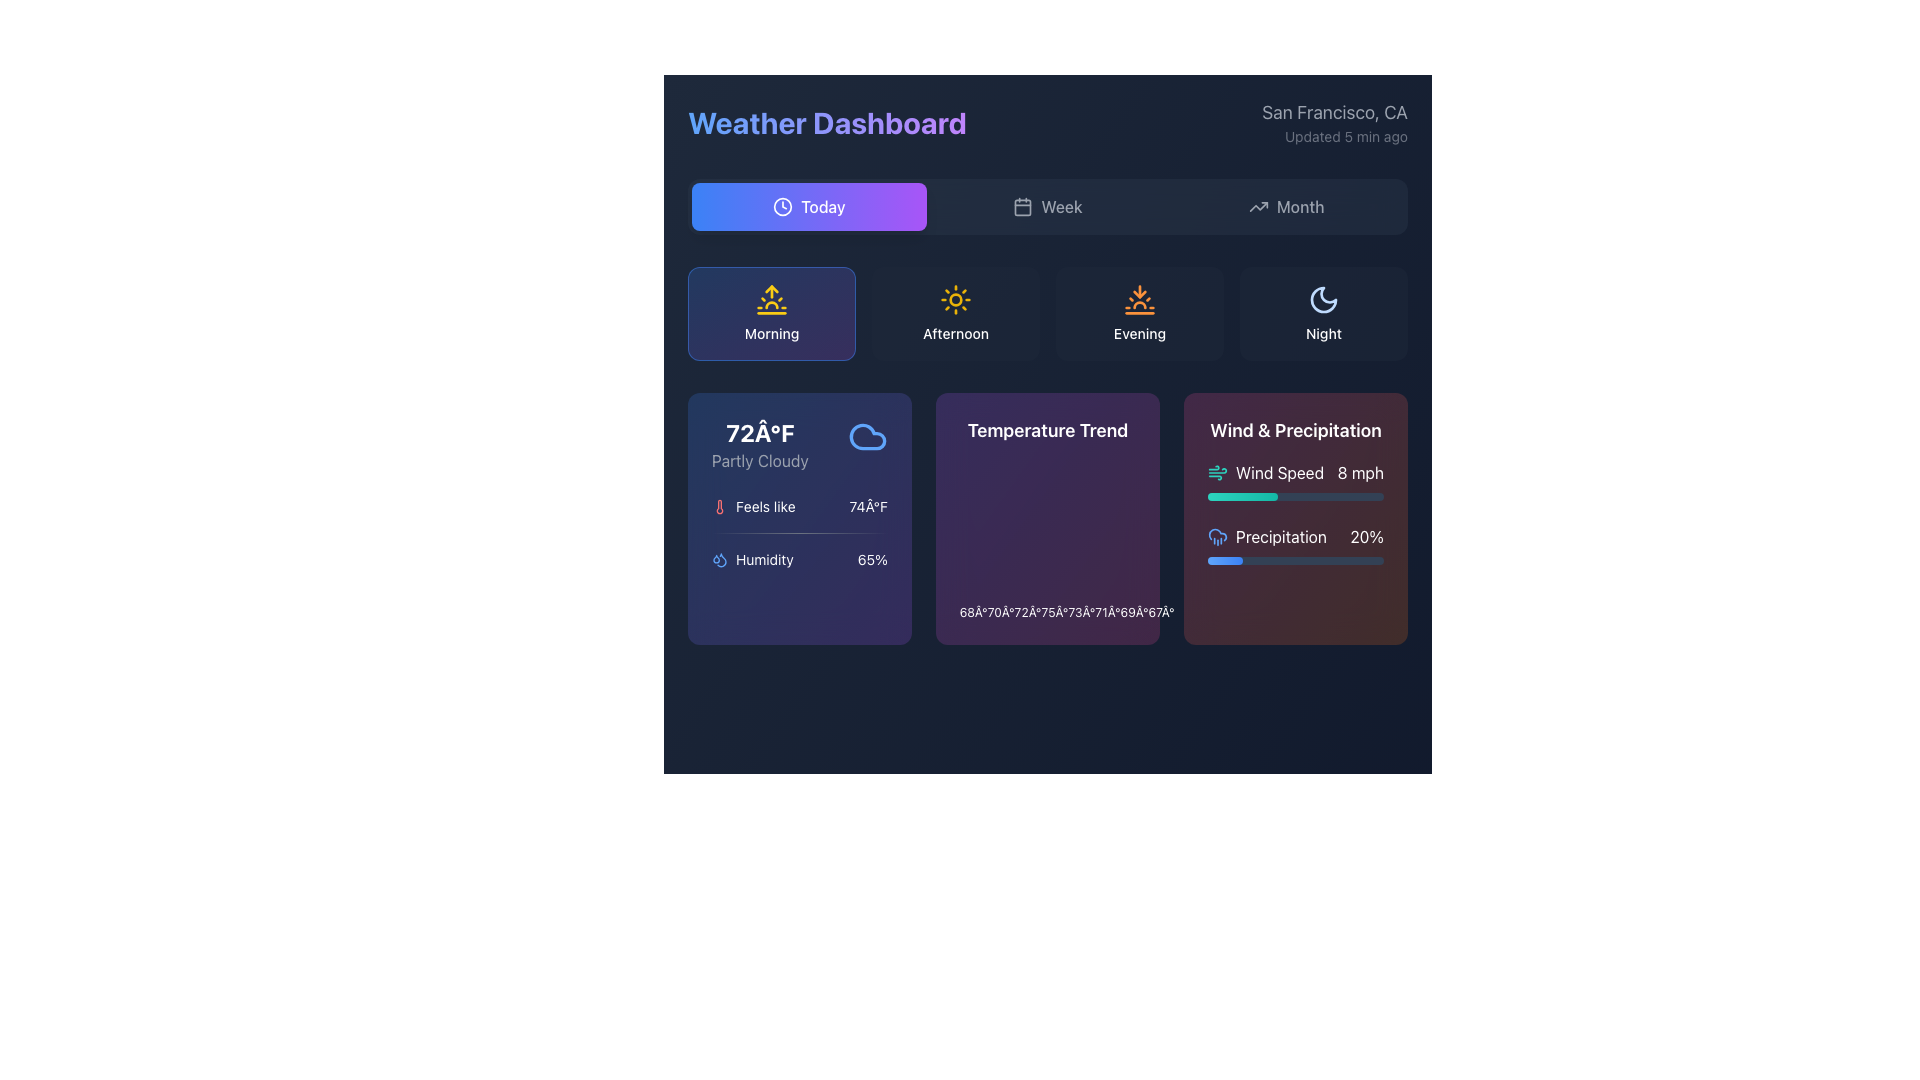 Image resolution: width=1920 pixels, height=1080 pixels. Describe the element at coordinates (720, 559) in the screenshot. I see `the decorative humidity icon located to the left of the 'Humidity' text in the weather summary card` at that location.